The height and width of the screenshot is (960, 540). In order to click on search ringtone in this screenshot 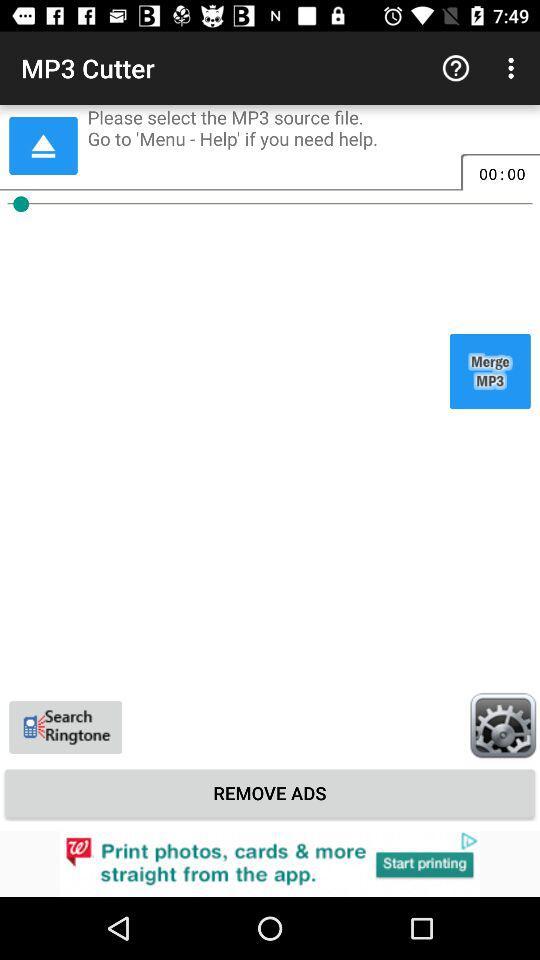, I will do `click(65, 726)`.